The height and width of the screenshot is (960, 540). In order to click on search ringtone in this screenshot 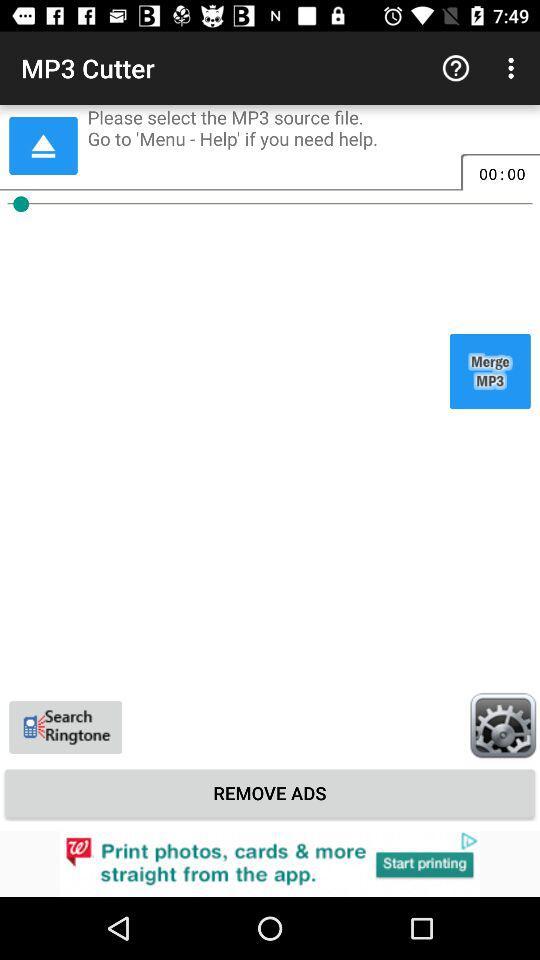, I will do `click(65, 726)`.